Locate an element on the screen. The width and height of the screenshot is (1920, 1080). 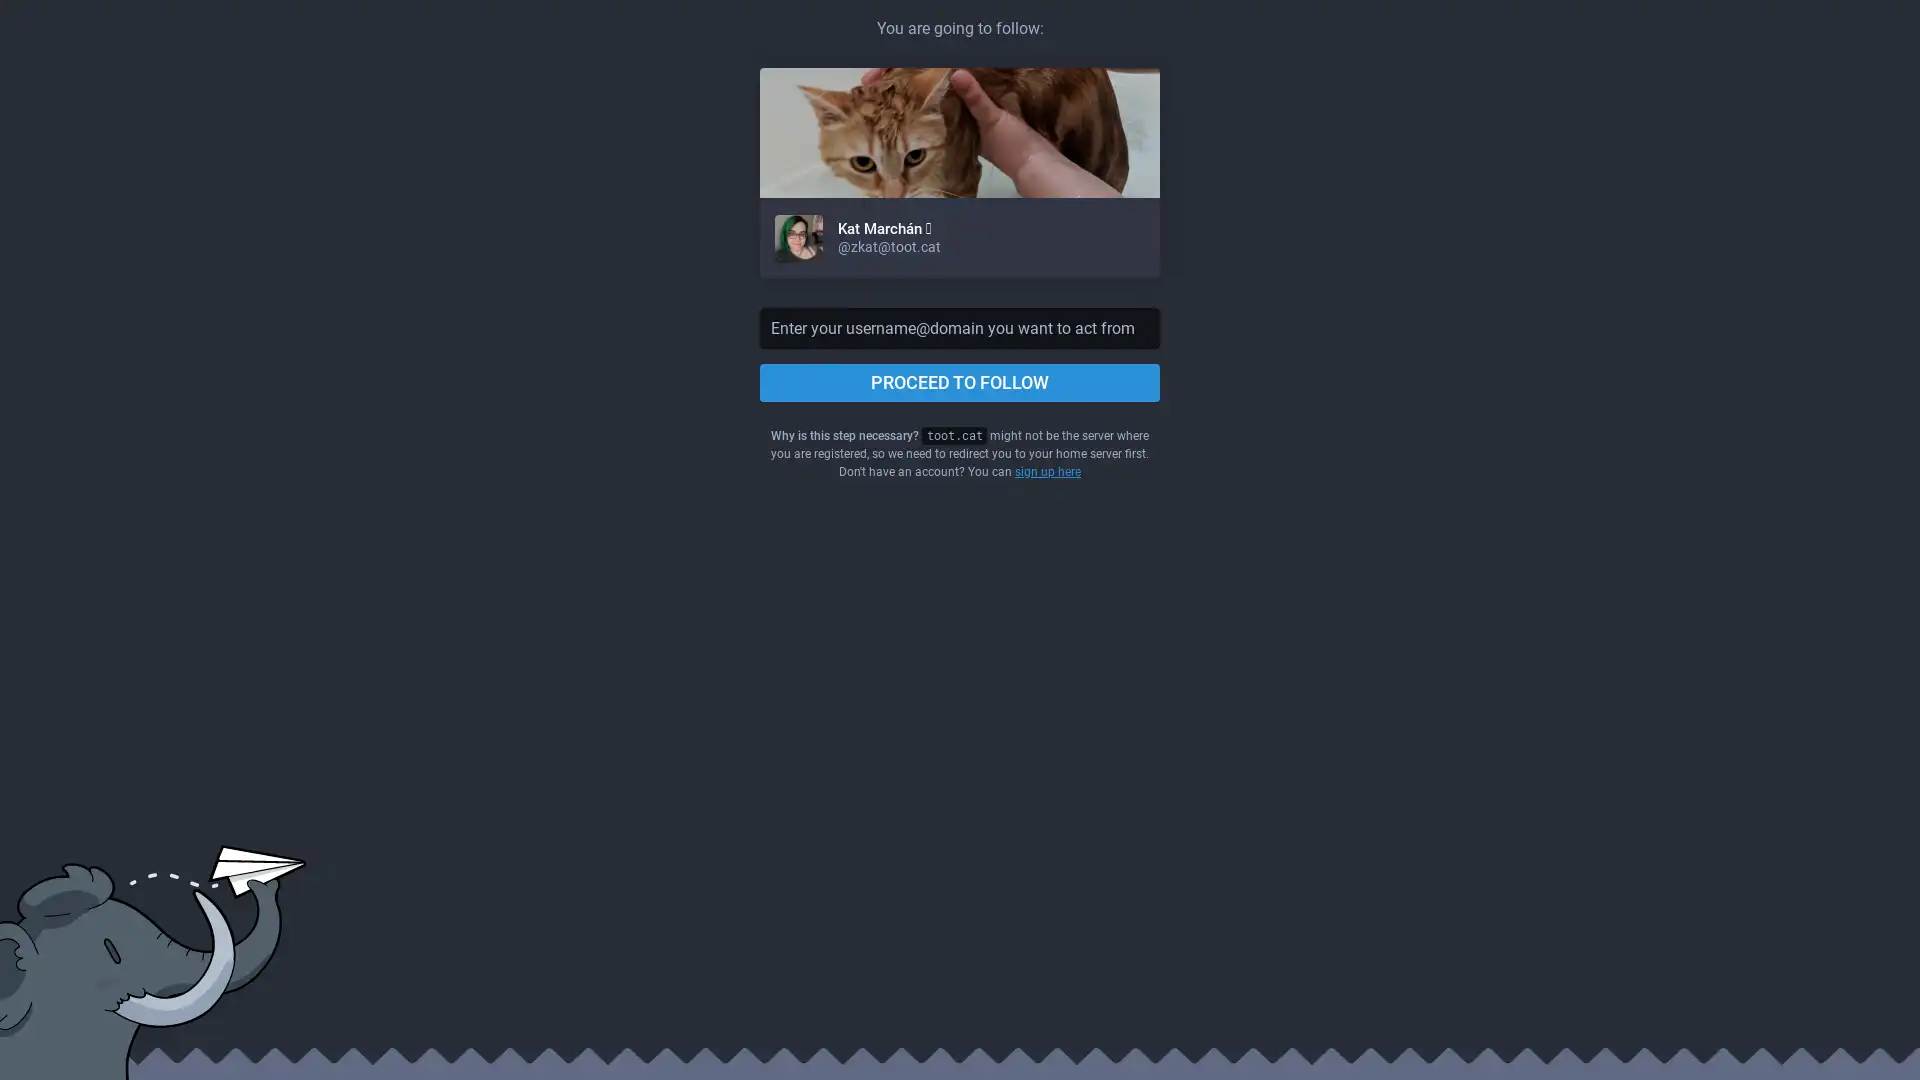
PROCEED TO FOLLOW is located at coordinates (960, 382).